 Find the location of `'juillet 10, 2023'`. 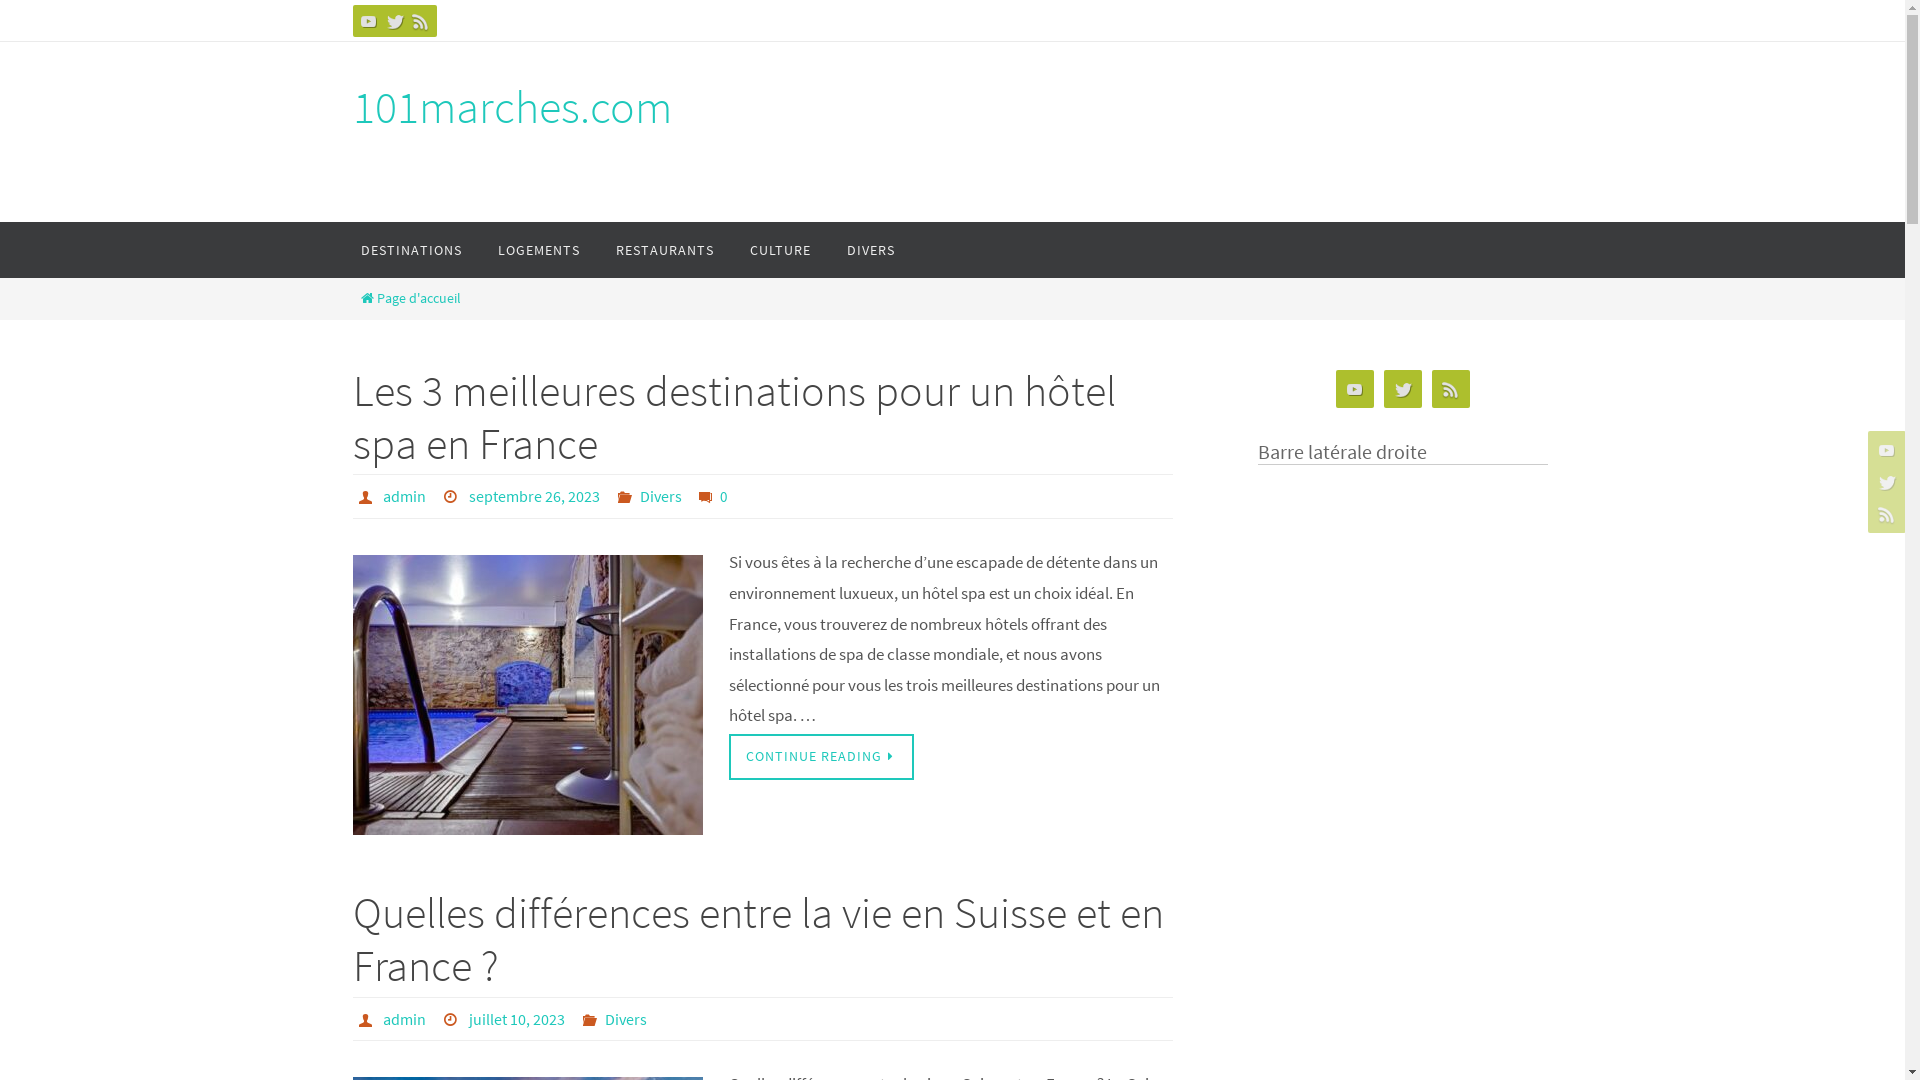

'juillet 10, 2023' is located at coordinates (468, 1019).